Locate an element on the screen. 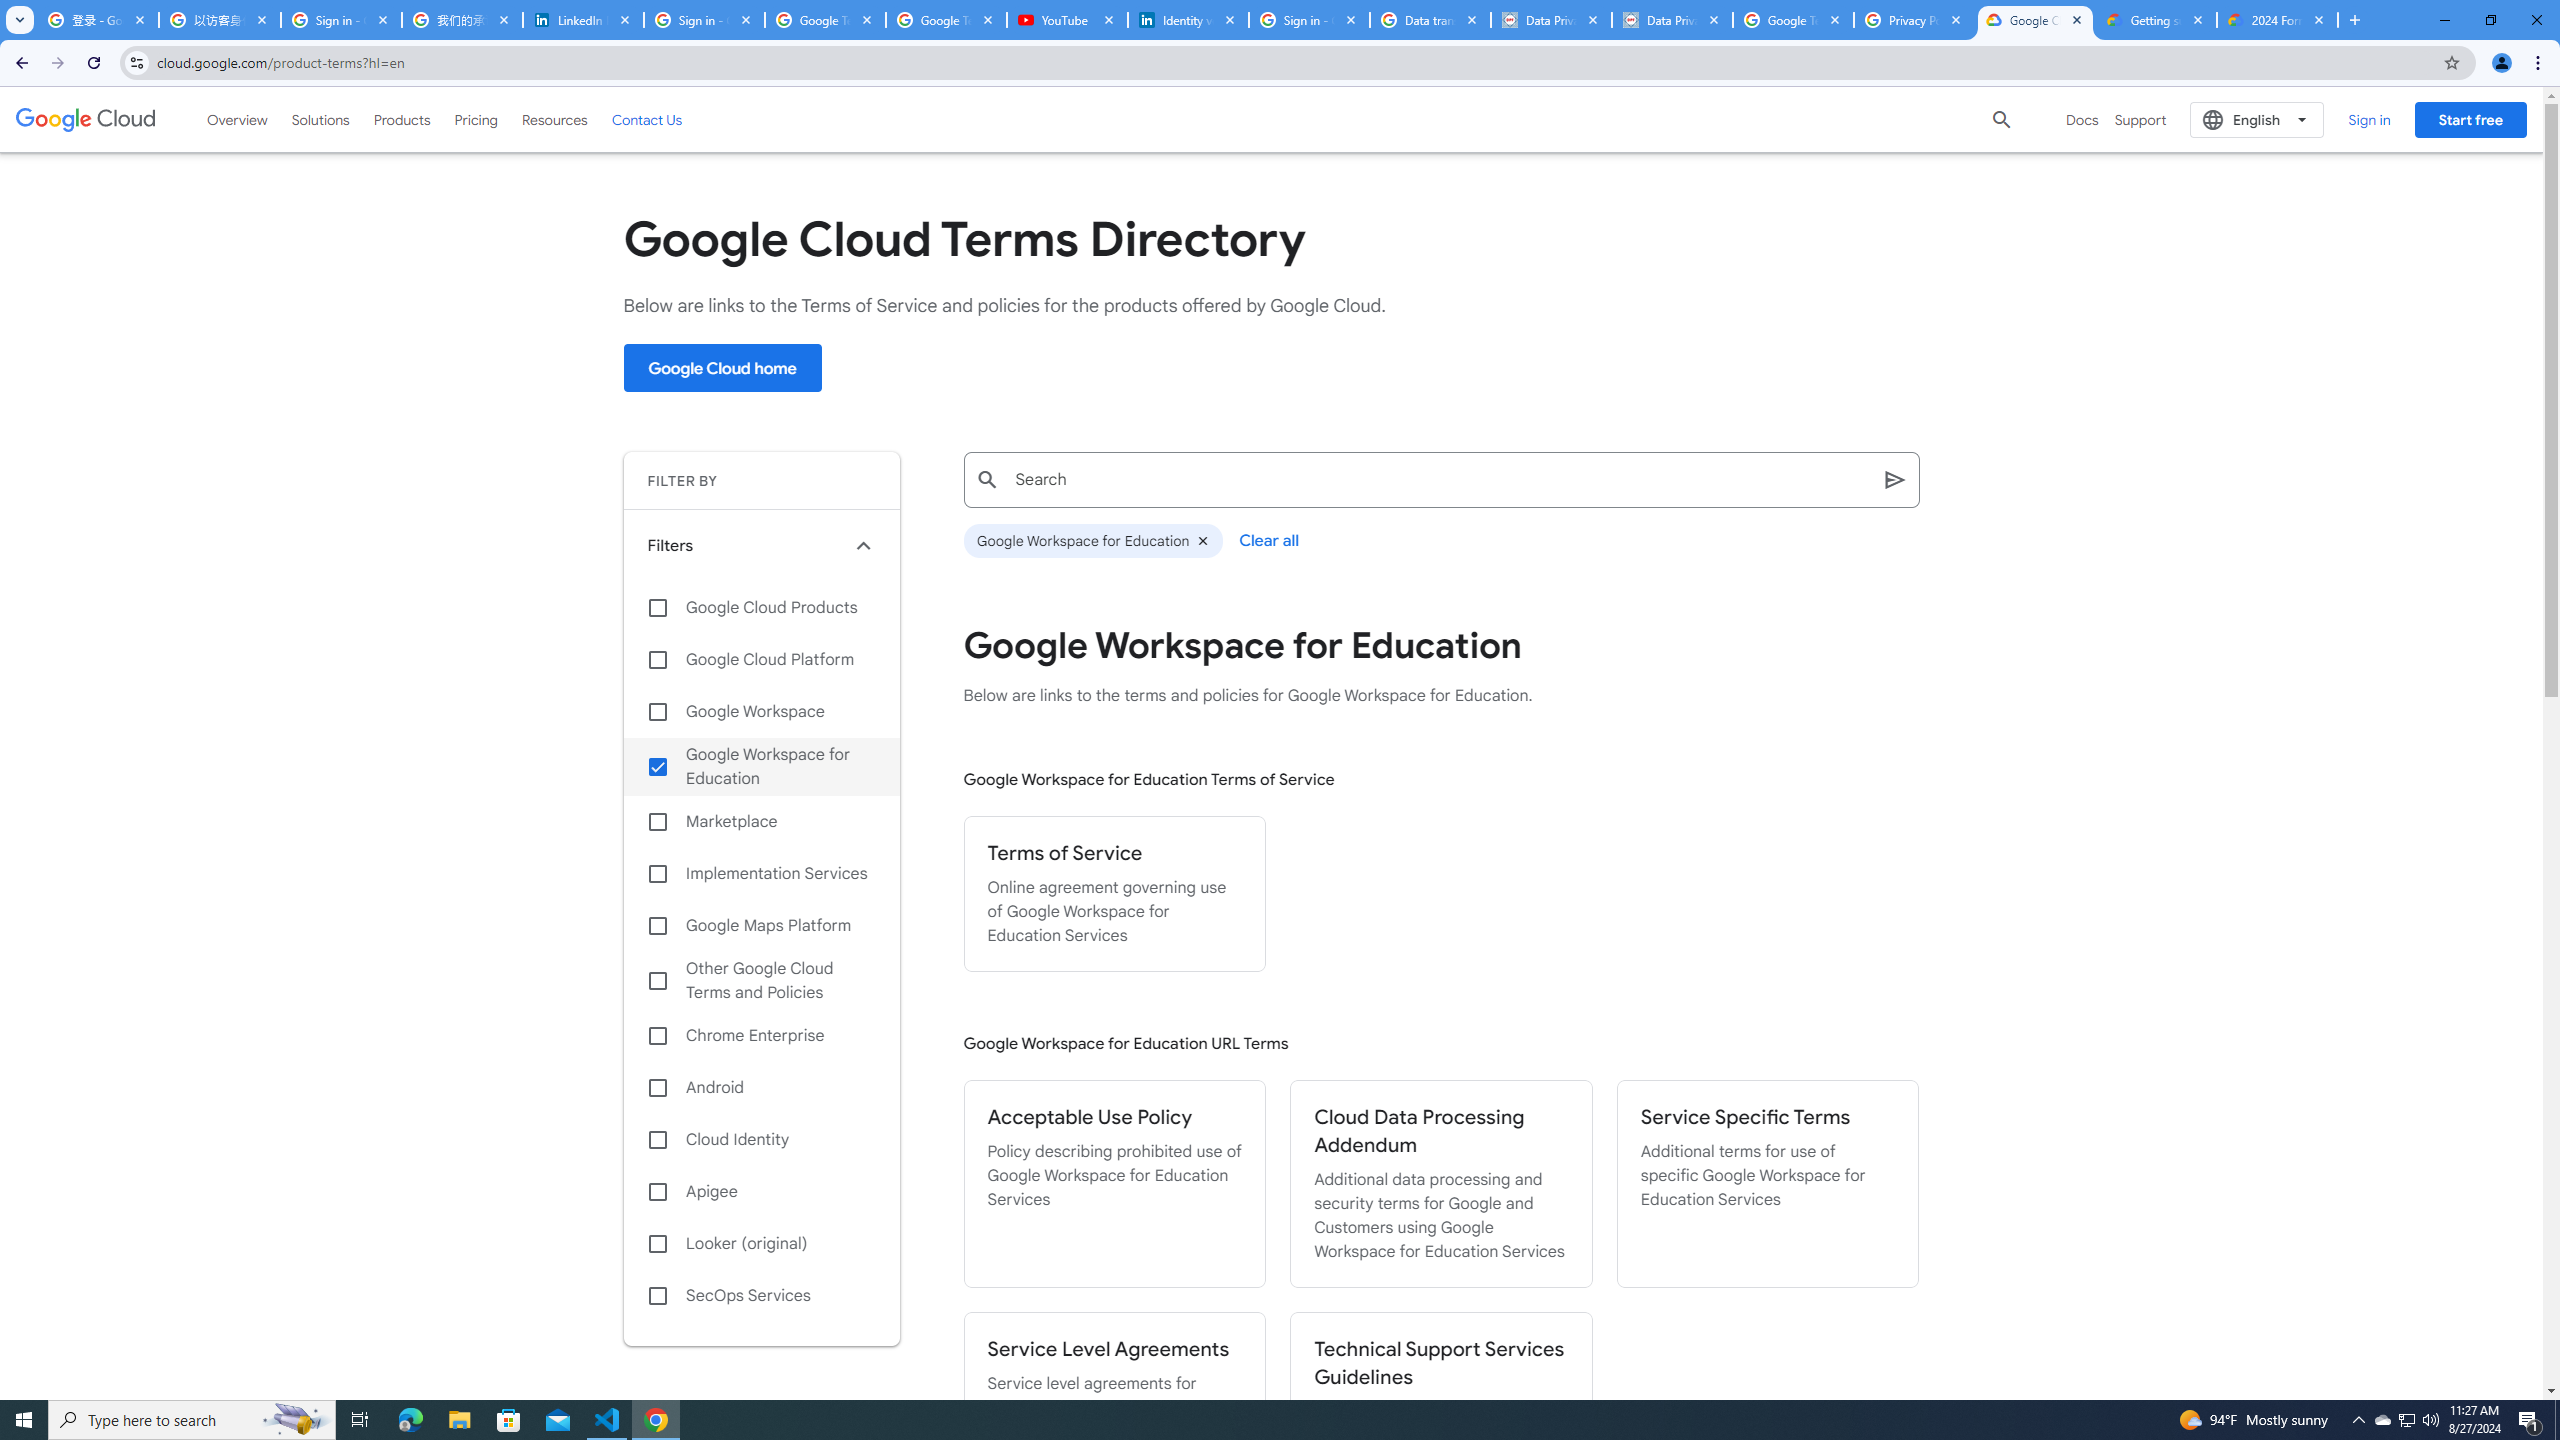 The image size is (2560, 1440). 'Android' is located at coordinates (761, 1087).